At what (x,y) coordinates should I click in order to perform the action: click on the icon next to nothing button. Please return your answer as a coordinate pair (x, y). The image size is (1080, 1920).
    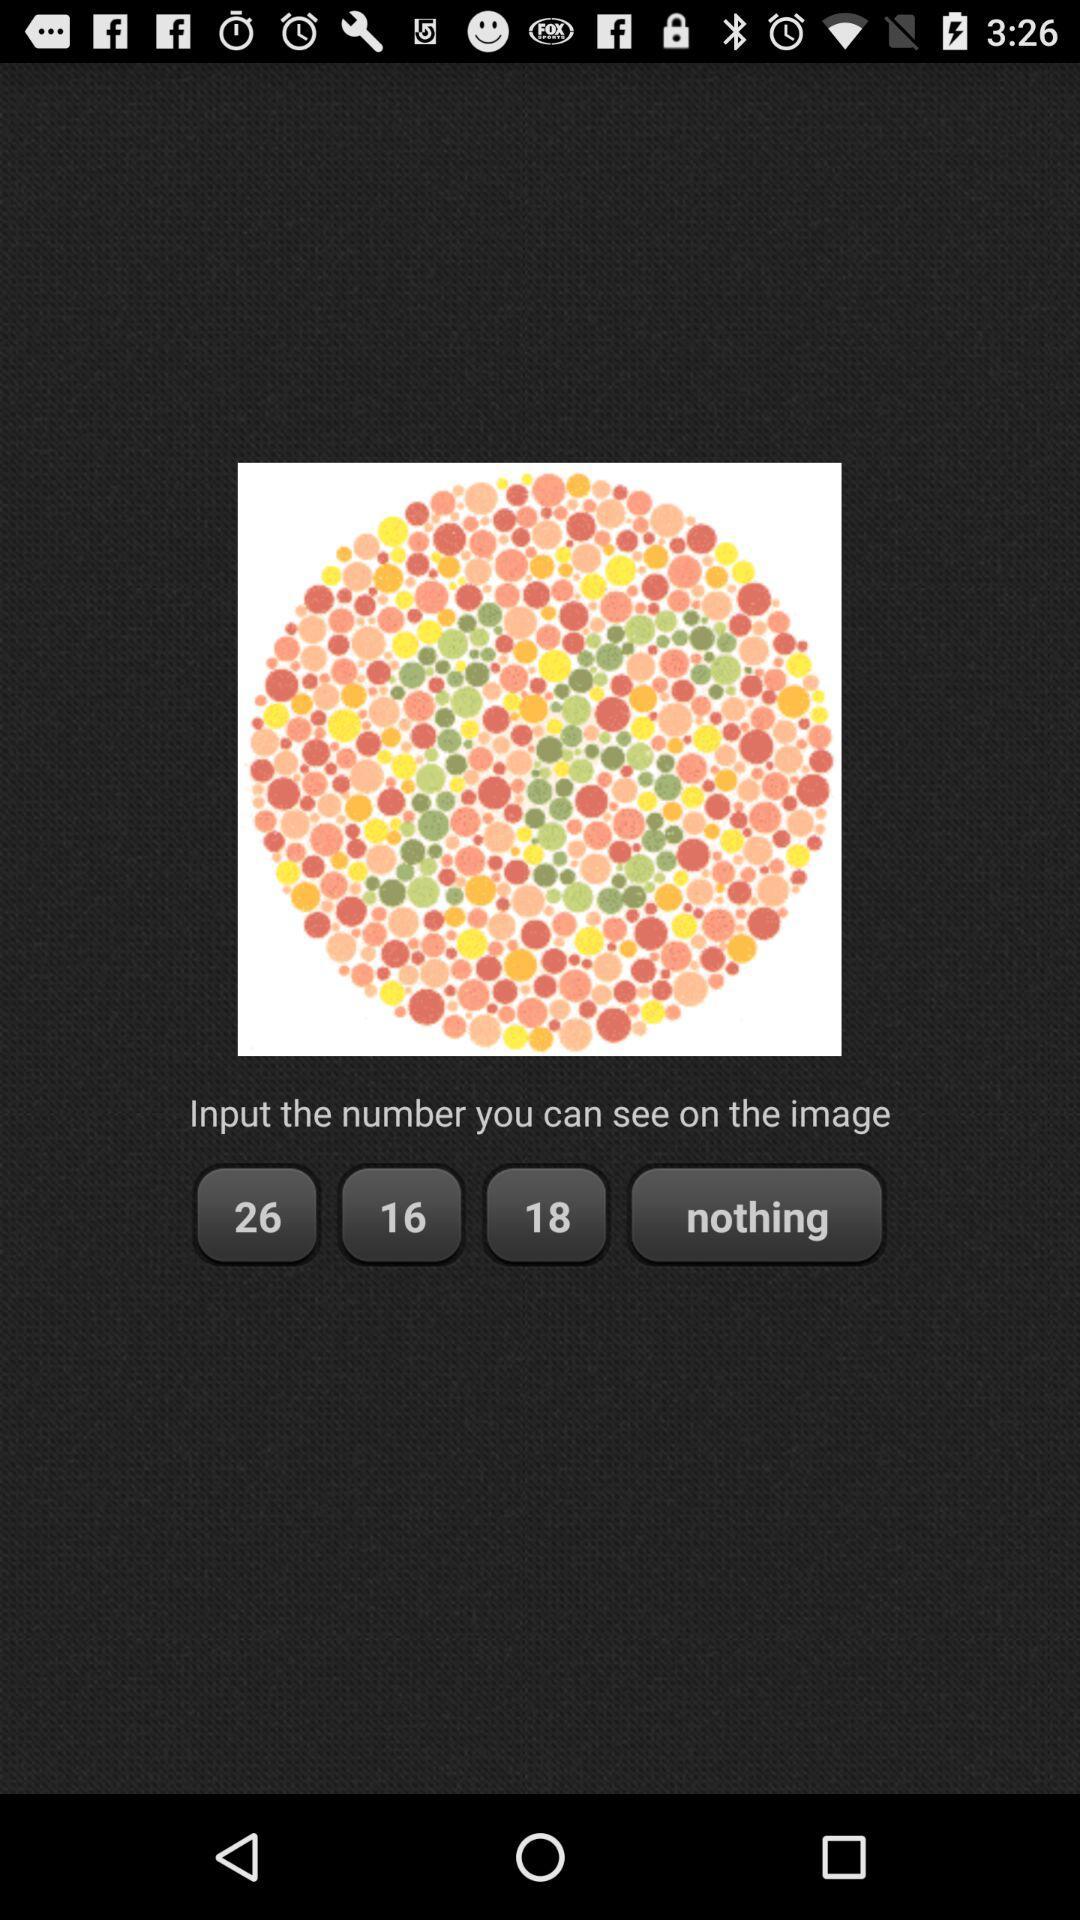
    Looking at the image, I should click on (546, 1214).